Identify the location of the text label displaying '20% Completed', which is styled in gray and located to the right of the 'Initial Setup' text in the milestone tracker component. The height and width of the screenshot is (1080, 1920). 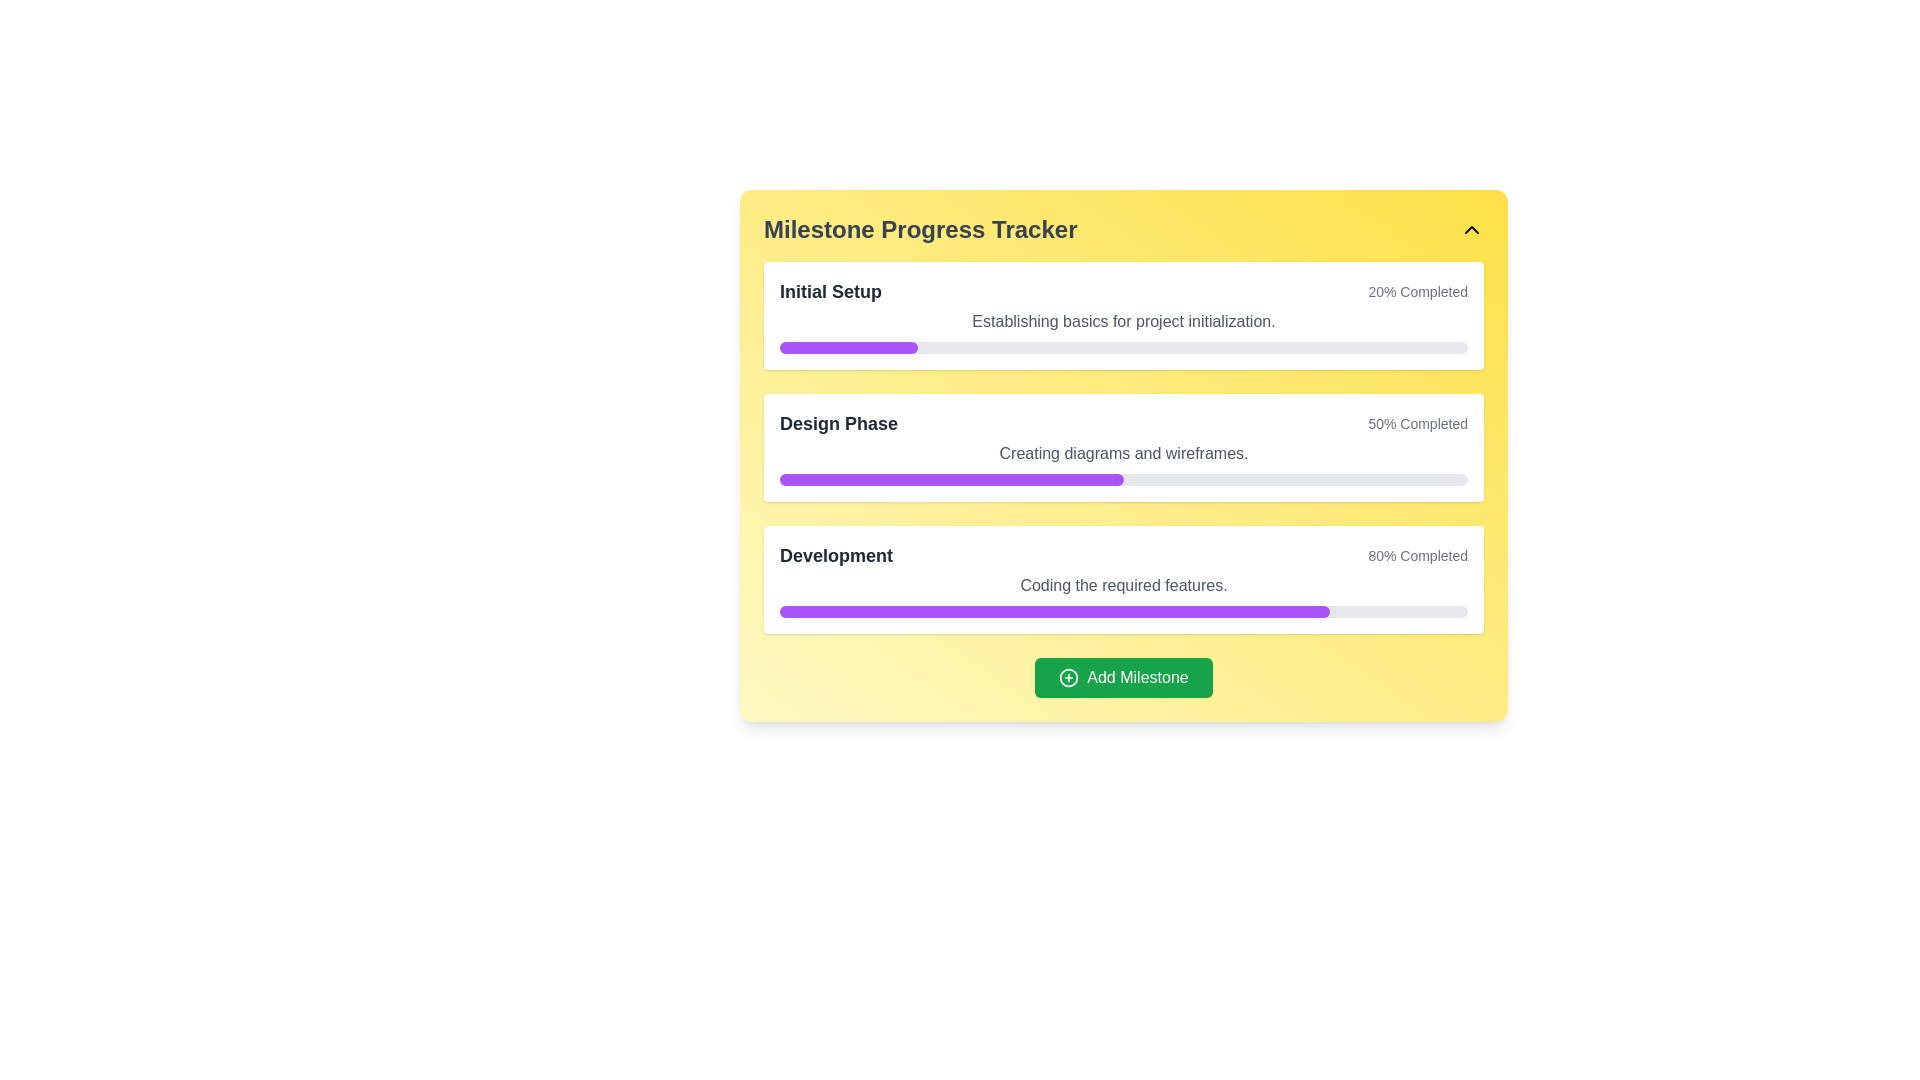
(1417, 292).